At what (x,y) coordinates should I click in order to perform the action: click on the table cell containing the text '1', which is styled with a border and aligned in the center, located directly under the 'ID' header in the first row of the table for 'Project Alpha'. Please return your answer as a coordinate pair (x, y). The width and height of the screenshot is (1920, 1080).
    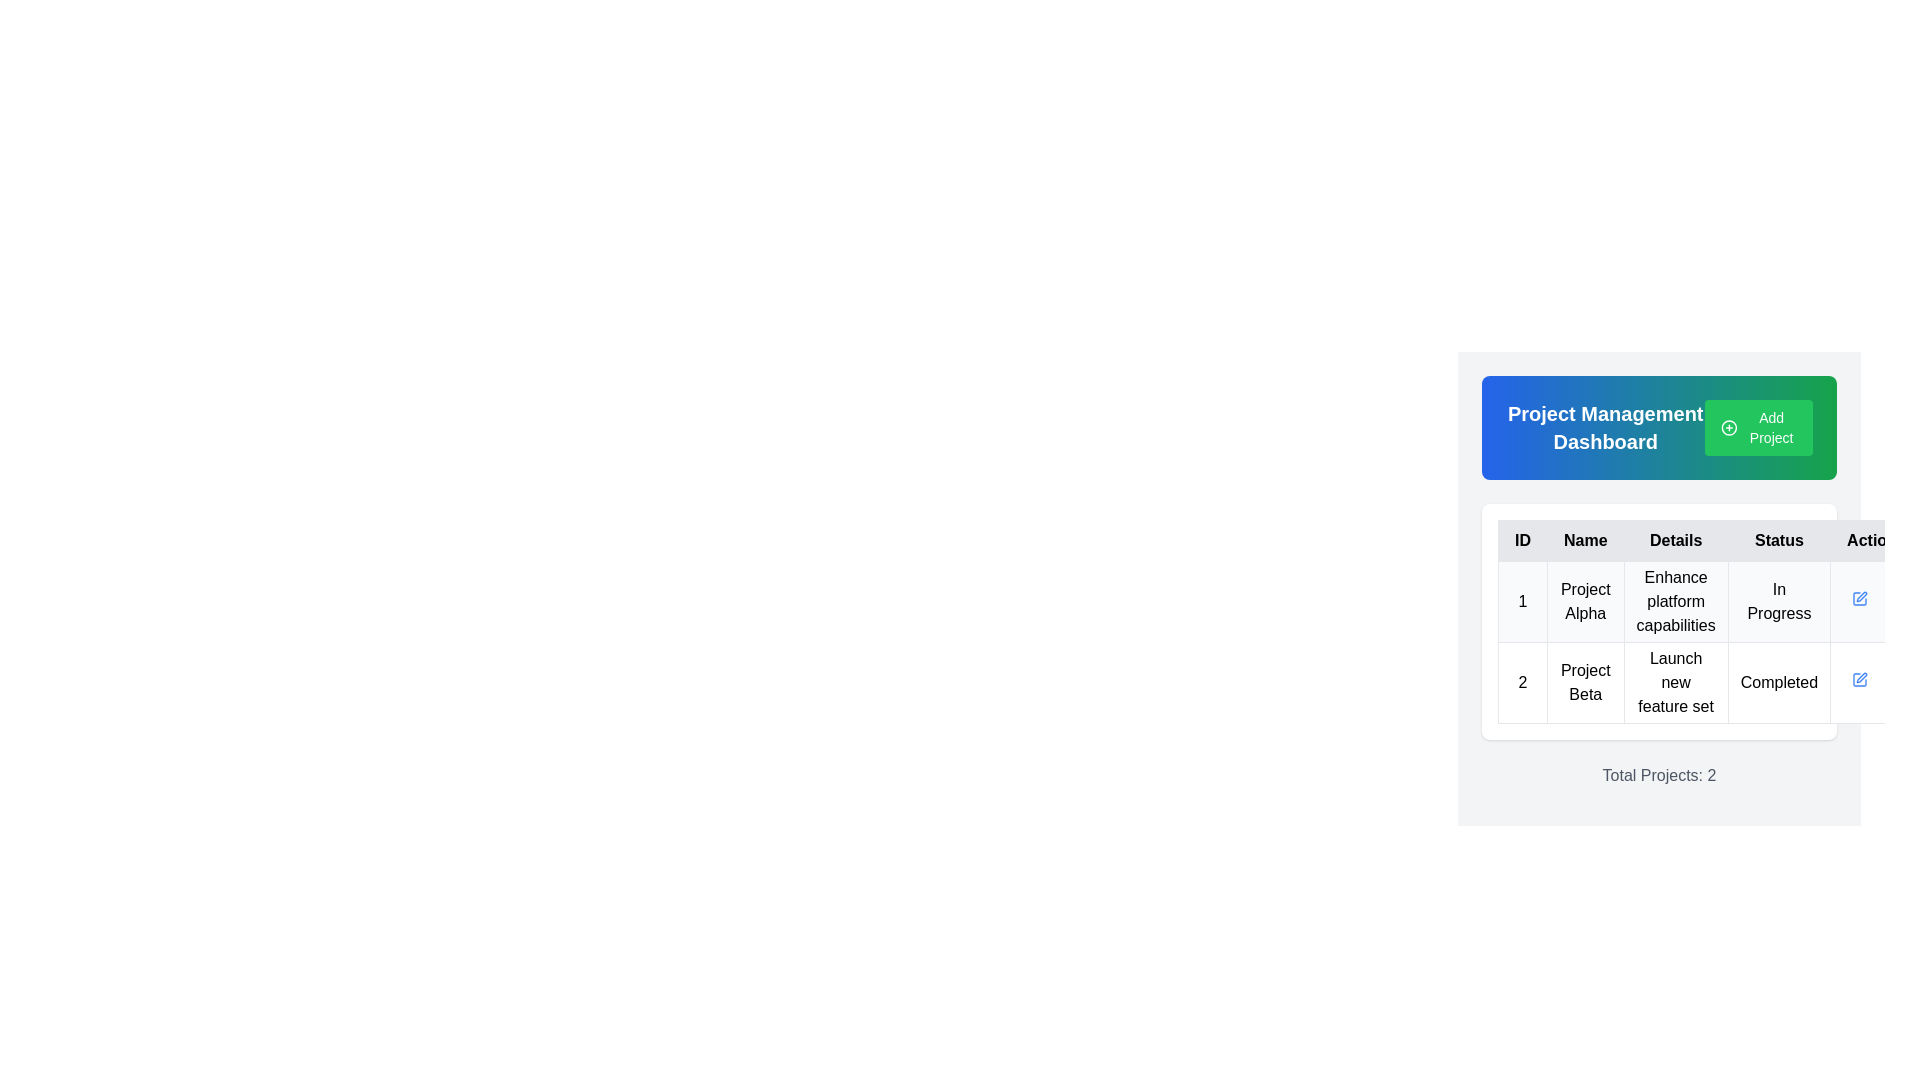
    Looking at the image, I should click on (1521, 600).